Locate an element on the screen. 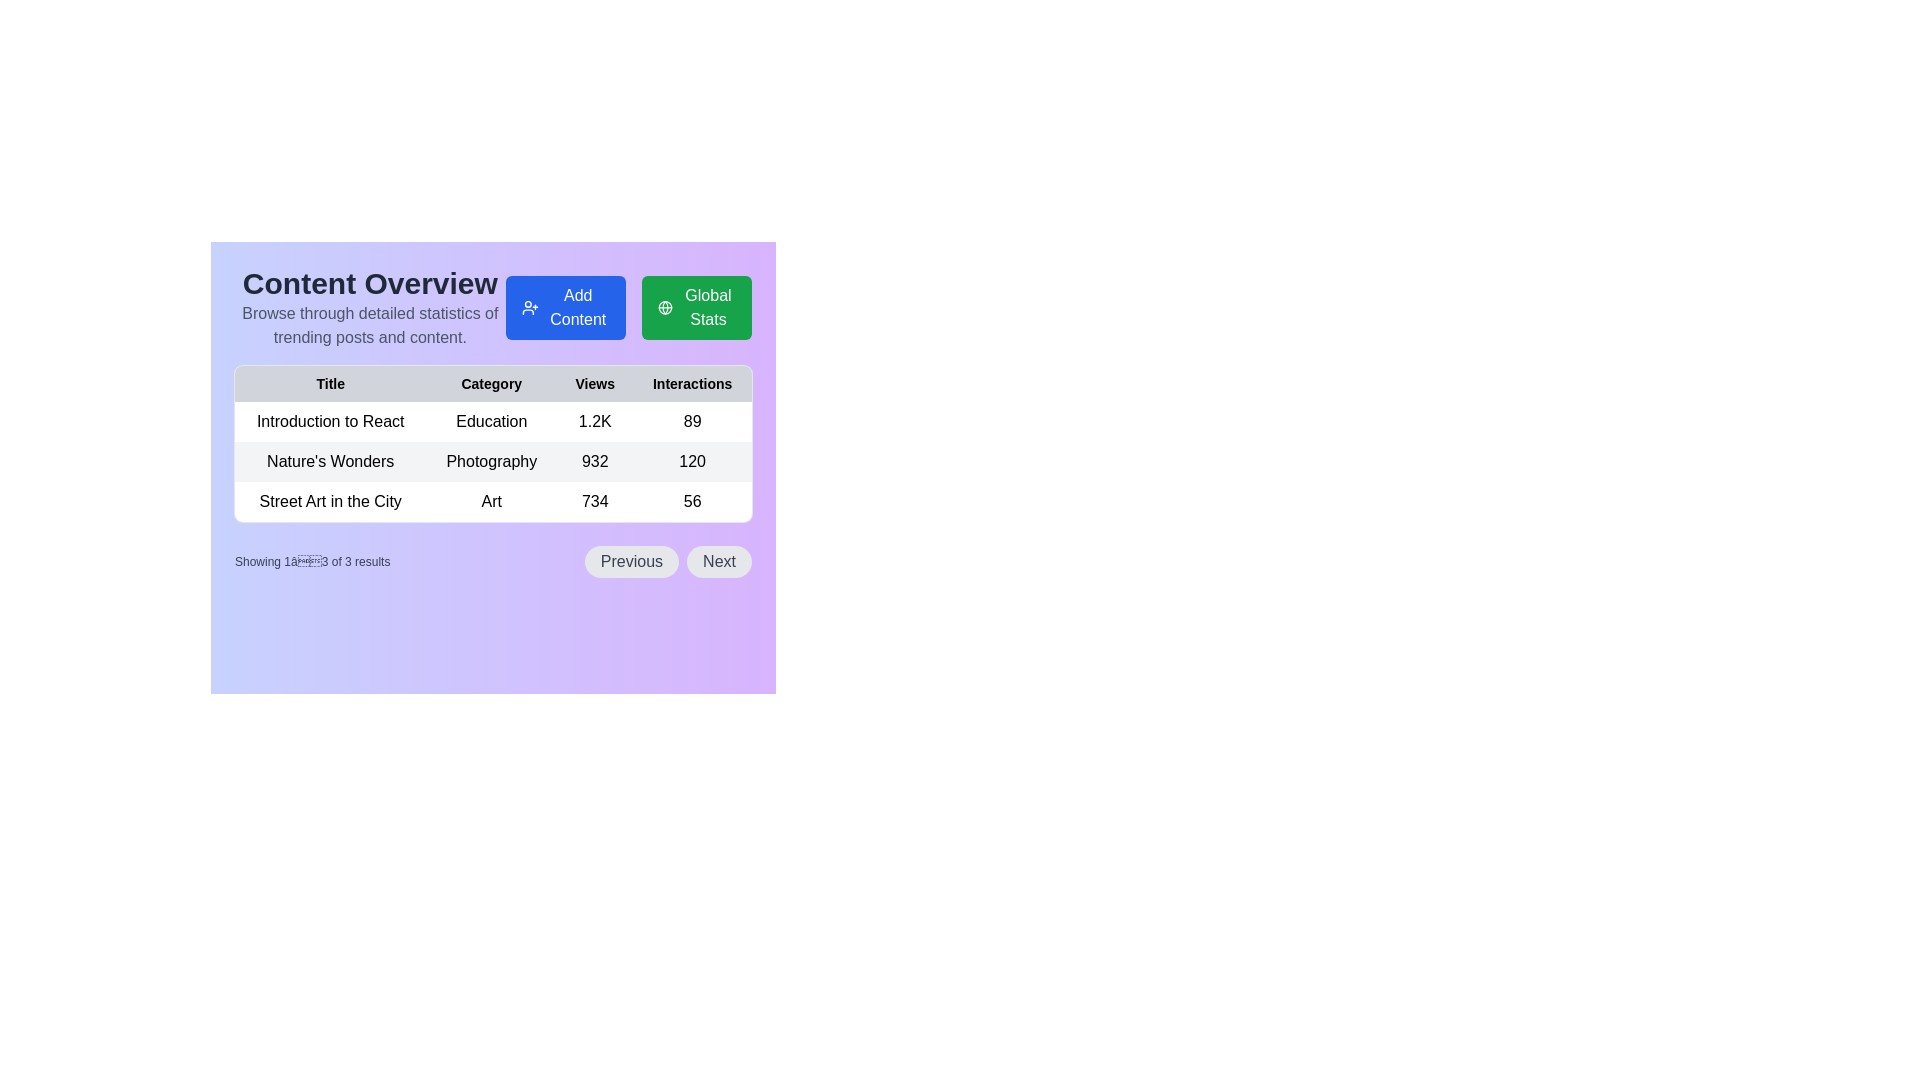  the second row is located at coordinates (493, 462).